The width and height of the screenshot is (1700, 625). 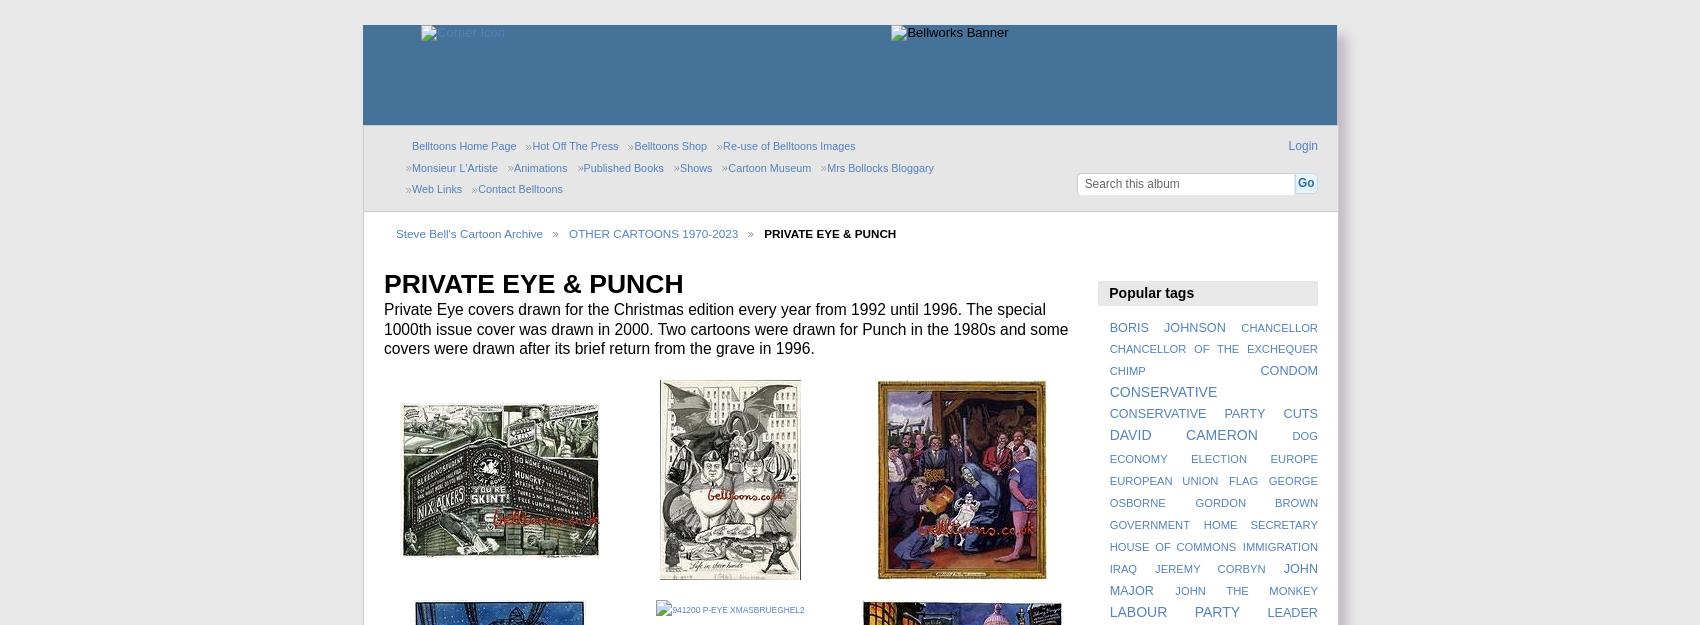 What do you see at coordinates (1109, 546) in the screenshot?
I see `'HOUSE OF COMMONS'` at bounding box center [1109, 546].